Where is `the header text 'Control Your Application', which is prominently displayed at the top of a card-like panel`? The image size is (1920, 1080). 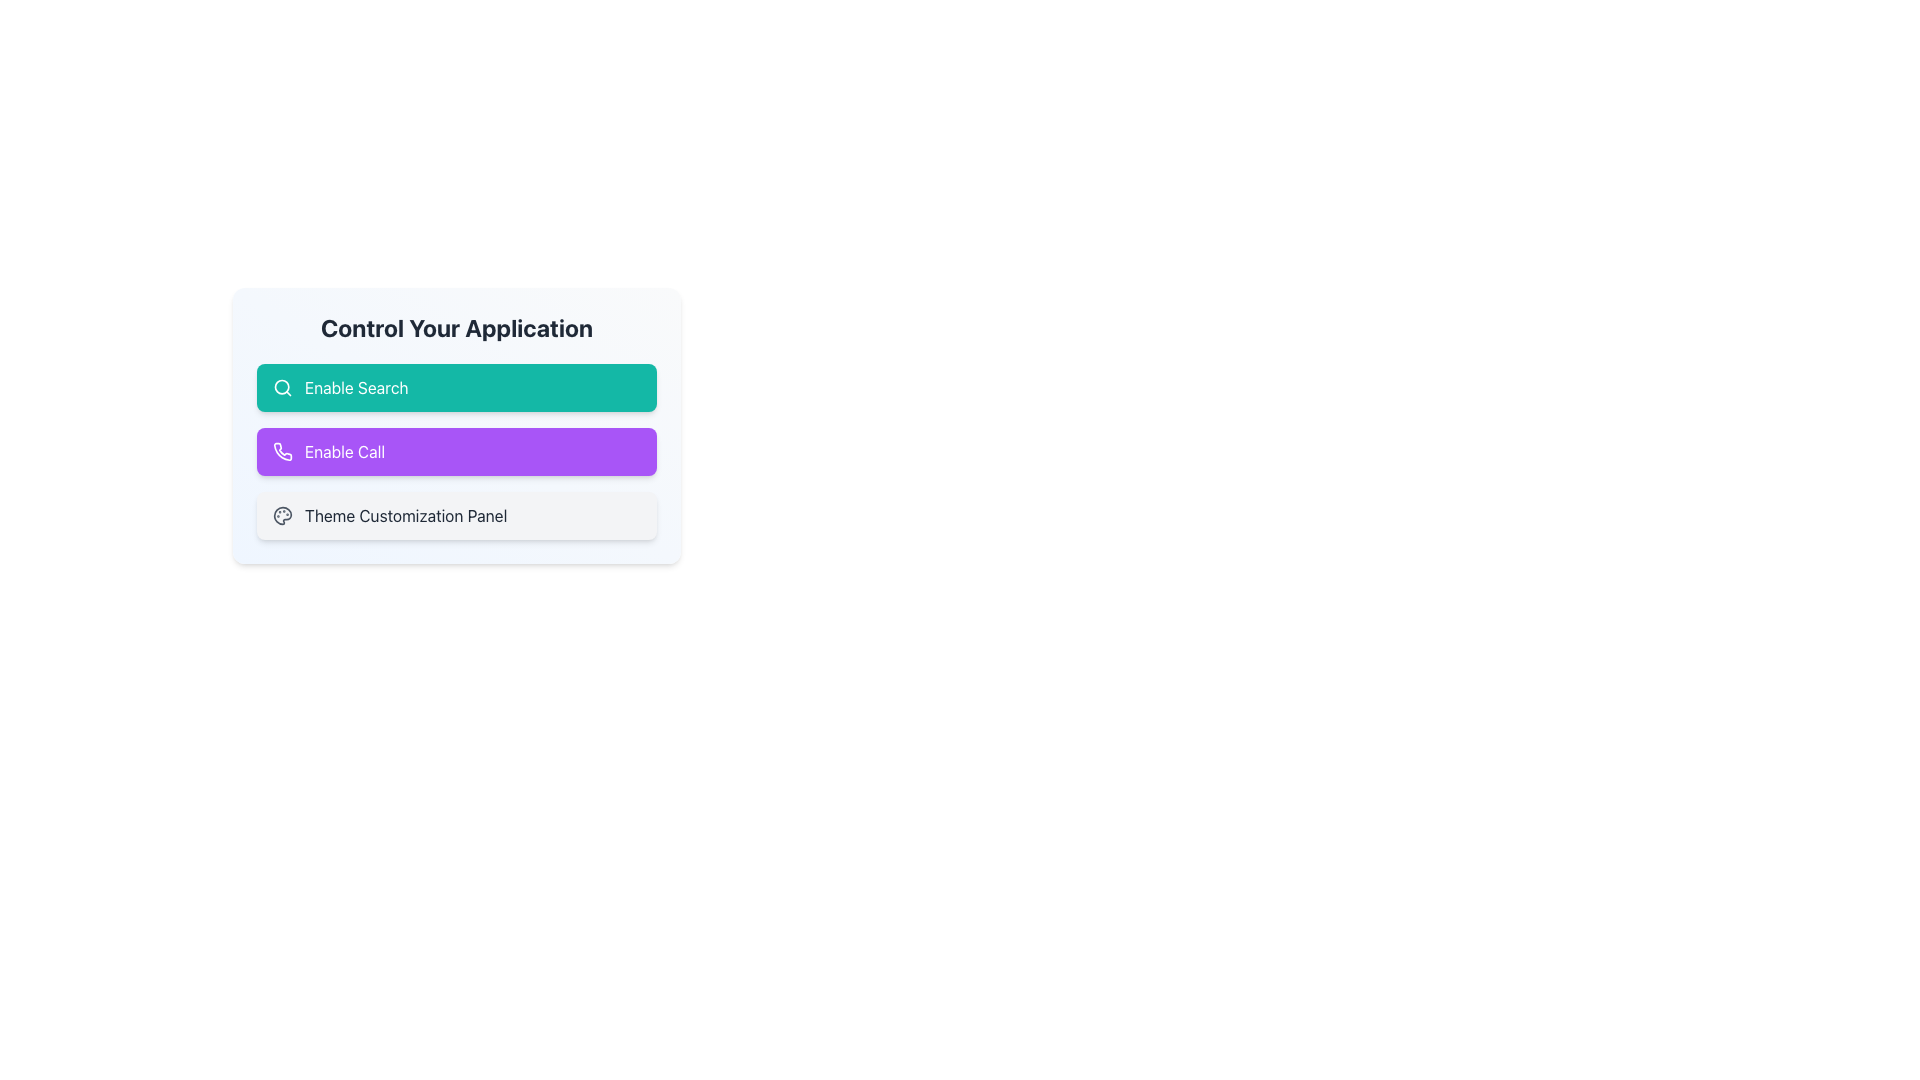 the header text 'Control Your Application', which is prominently displayed at the top of a card-like panel is located at coordinates (455, 326).